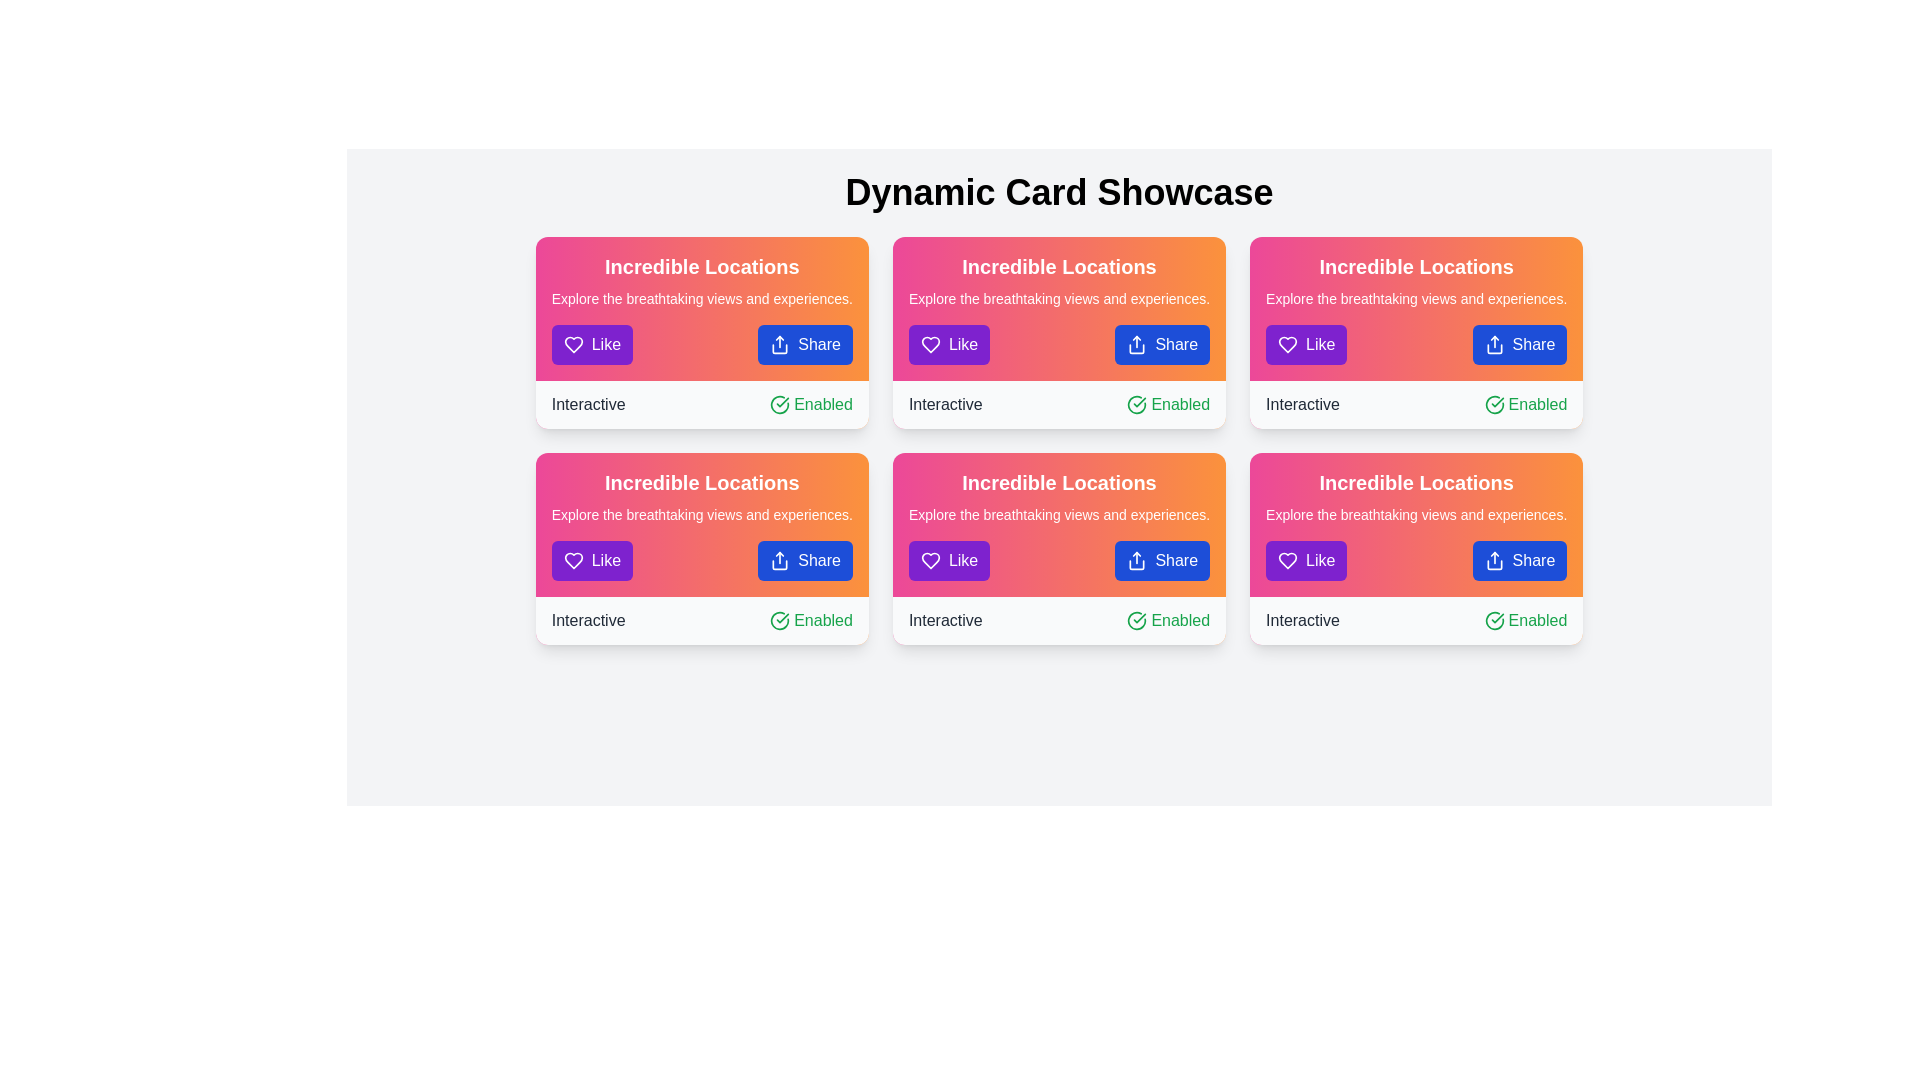  I want to click on the Decorative SVG Component that visually represents a checkmark icon, located at the bottom-right corner of a rectangular card in a grid layout, so click(1494, 620).